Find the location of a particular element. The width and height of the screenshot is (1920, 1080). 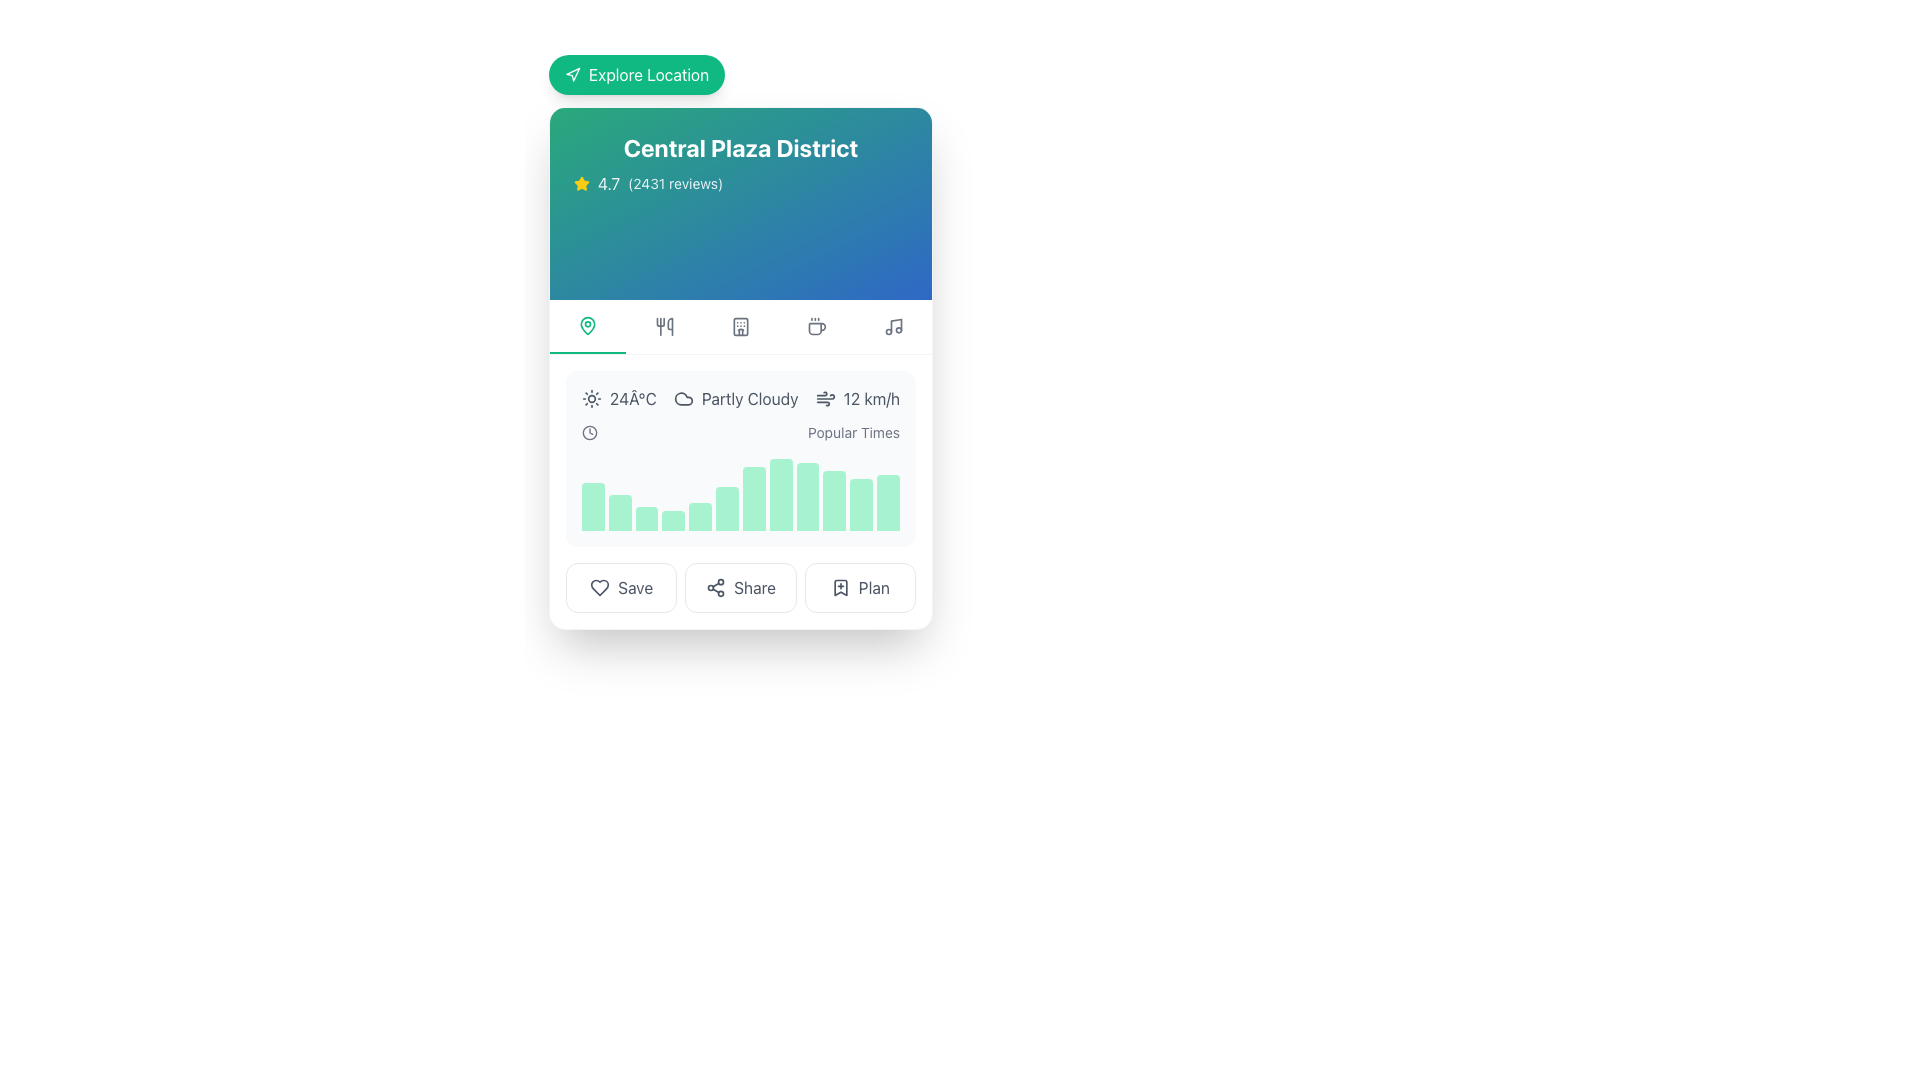

the corresponding data value by clicking on the seventh bar from the left in the histogram located in the center of the card layout is located at coordinates (753, 497).